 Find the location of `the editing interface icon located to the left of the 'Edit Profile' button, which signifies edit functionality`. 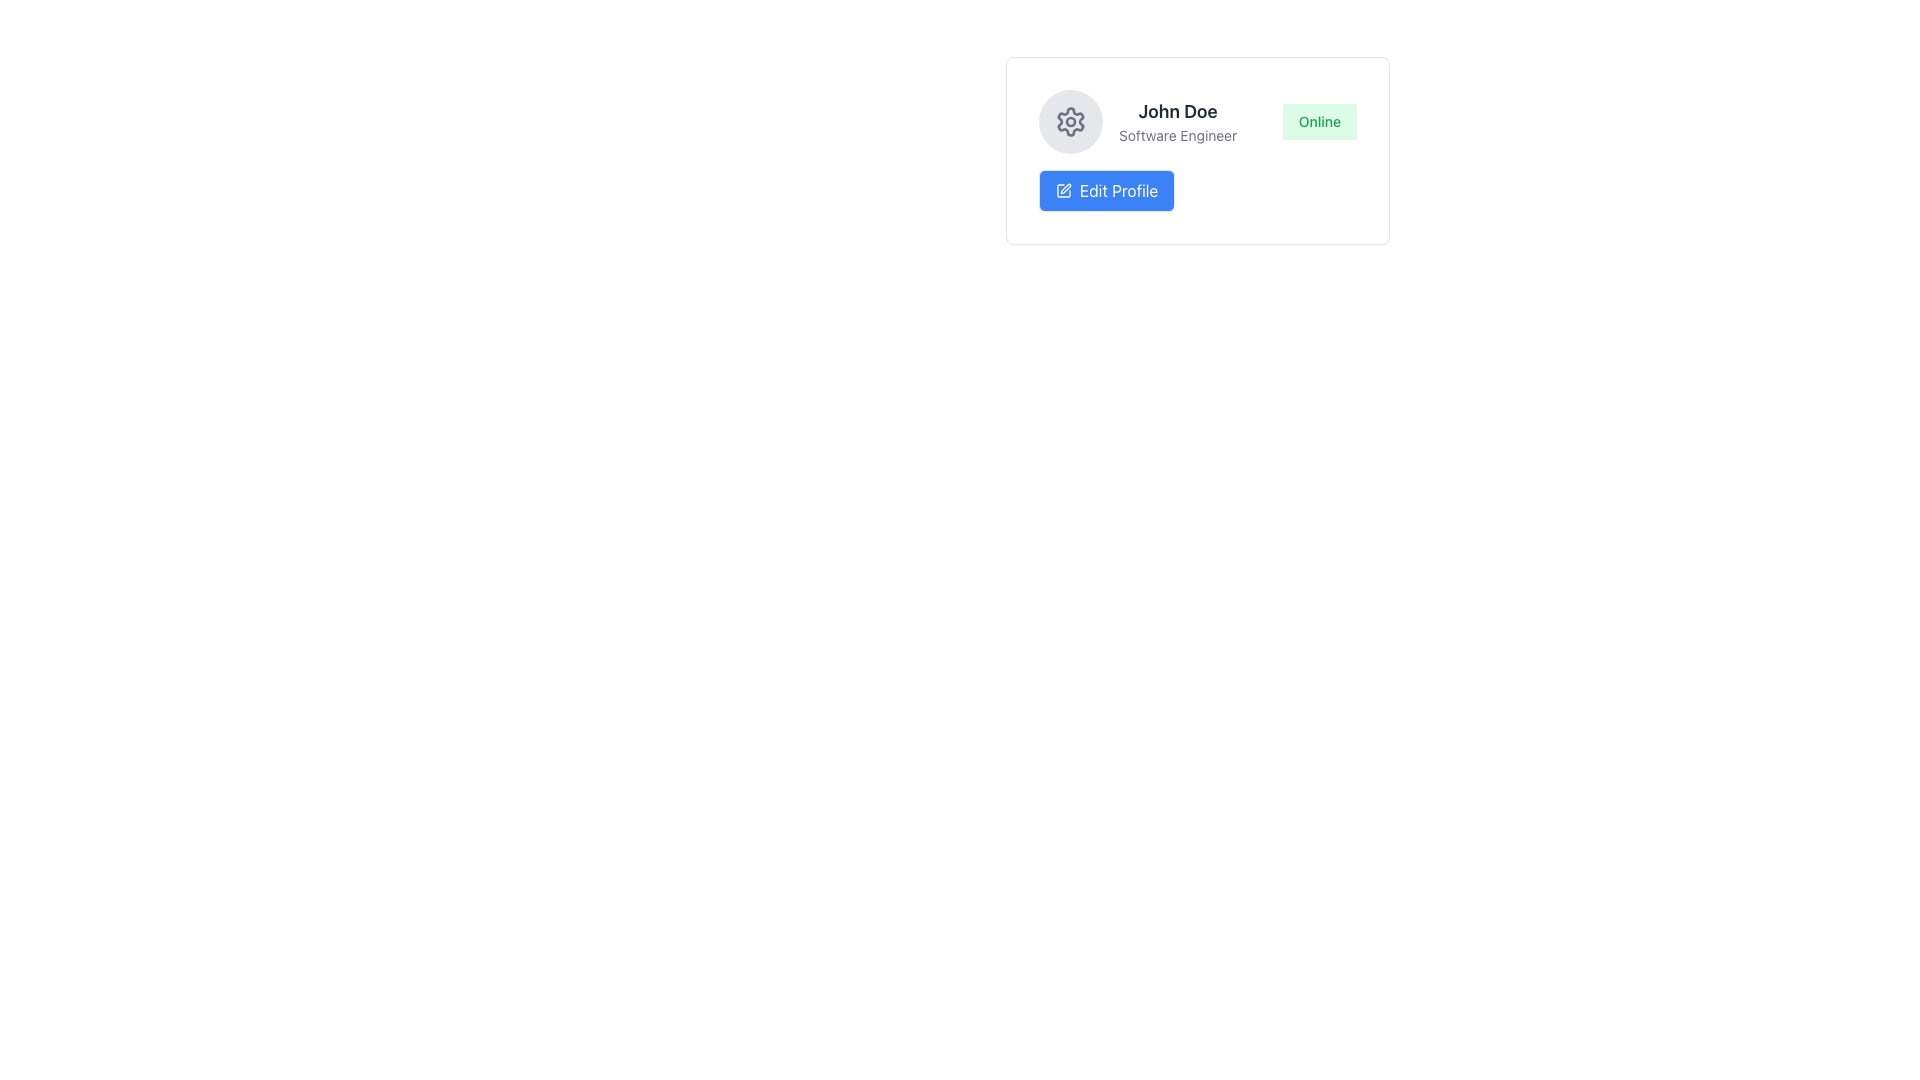

the editing interface icon located to the left of the 'Edit Profile' button, which signifies edit functionality is located at coordinates (1064, 189).